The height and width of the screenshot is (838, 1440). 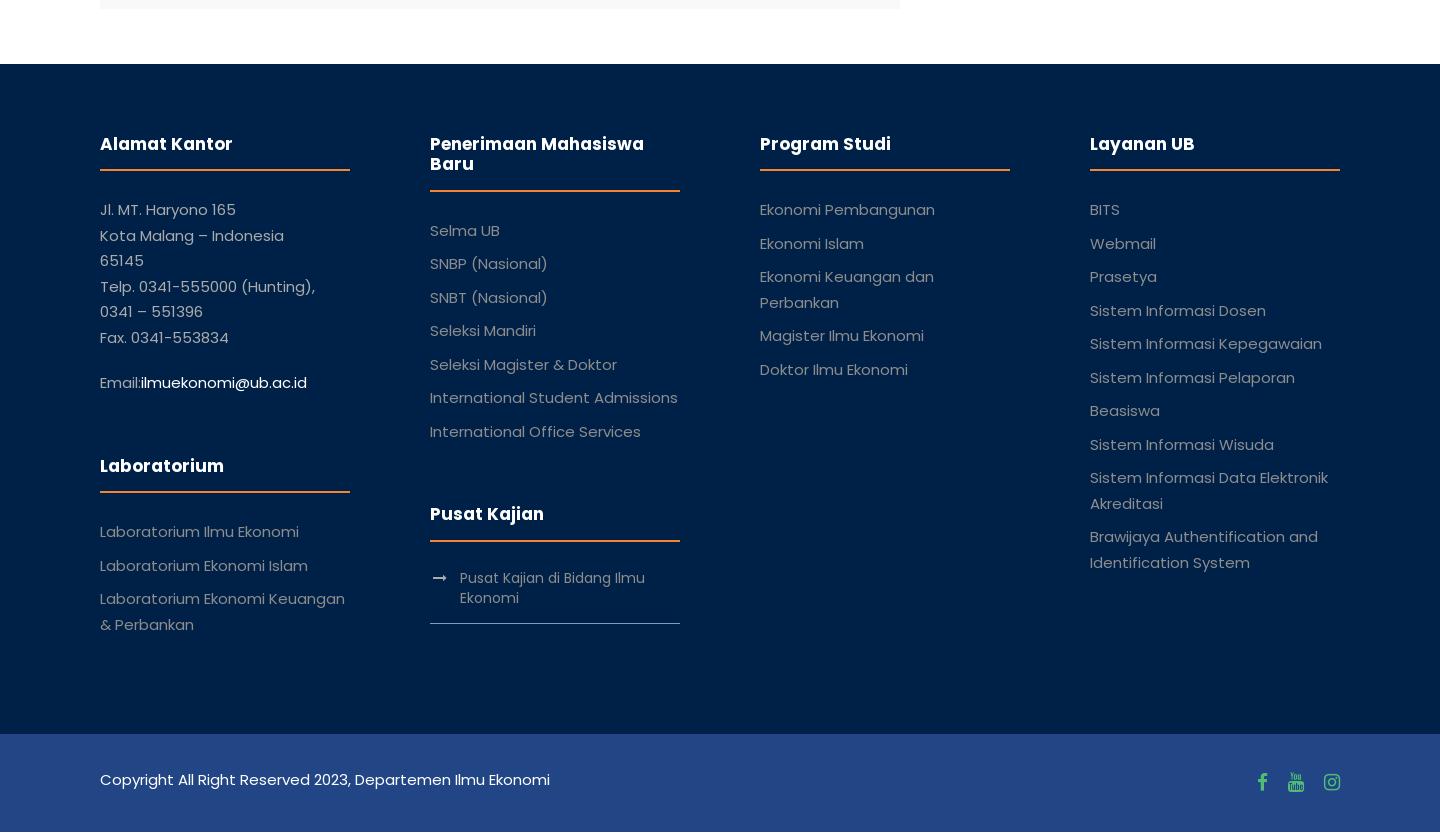 I want to click on 'Copyright All Right Reserved 2023, Departemen Ilmu Ekonomi', so click(x=325, y=777).